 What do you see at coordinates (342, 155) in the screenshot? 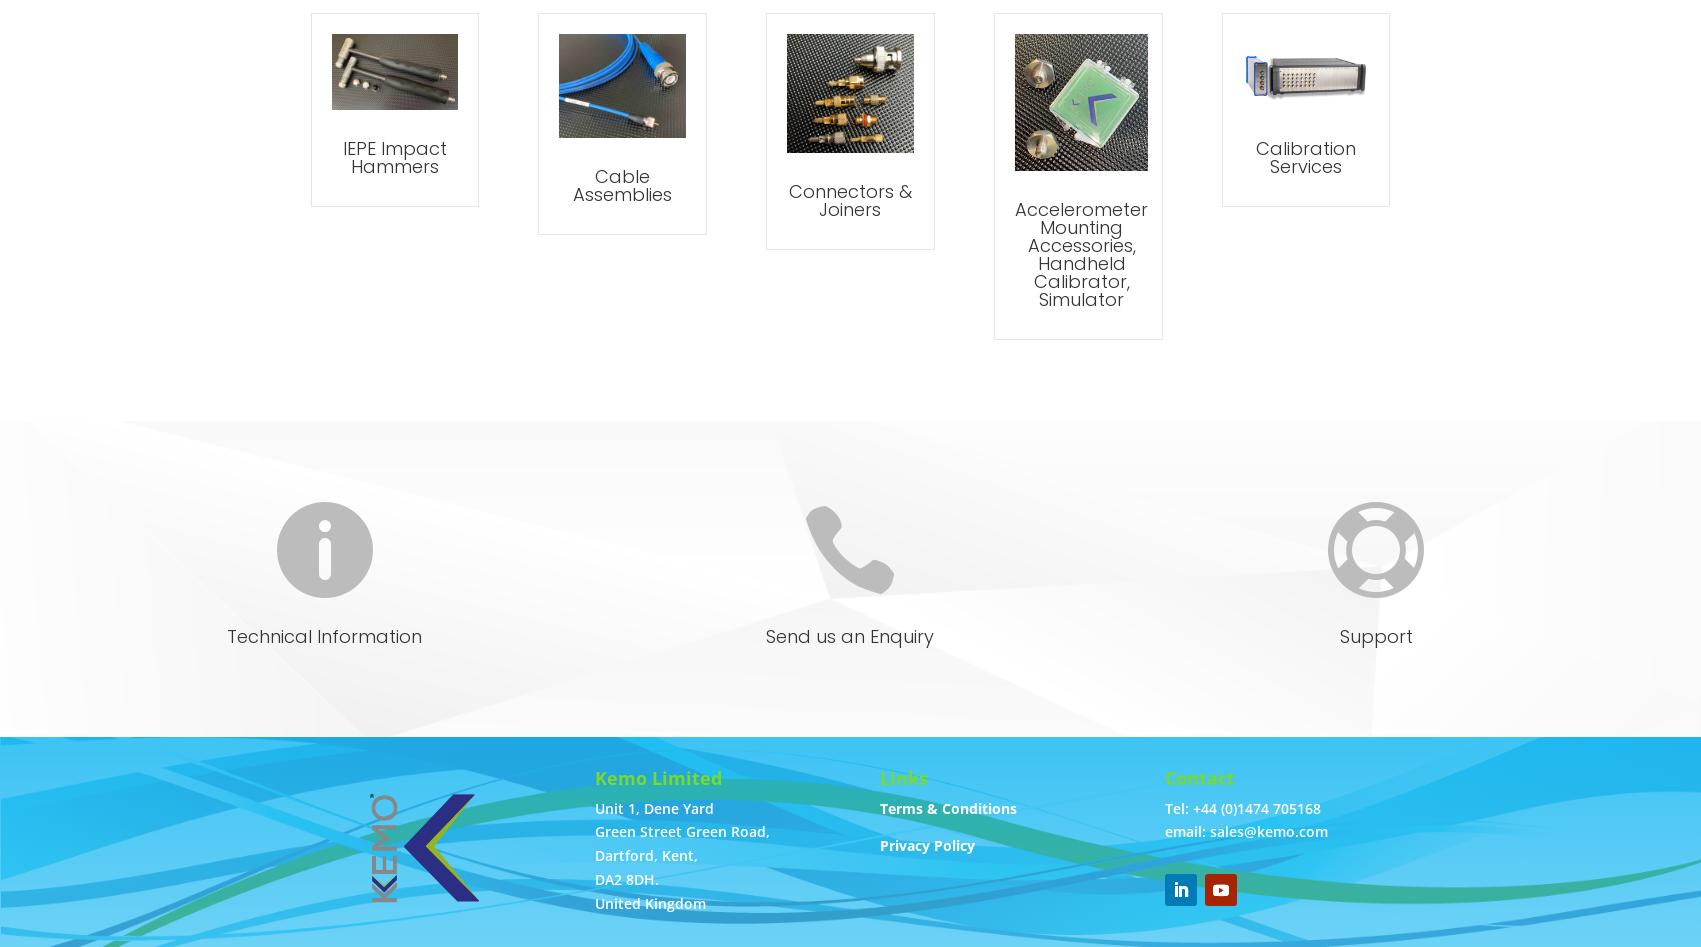
I see `'IEPE Impact Hammers'` at bounding box center [342, 155].